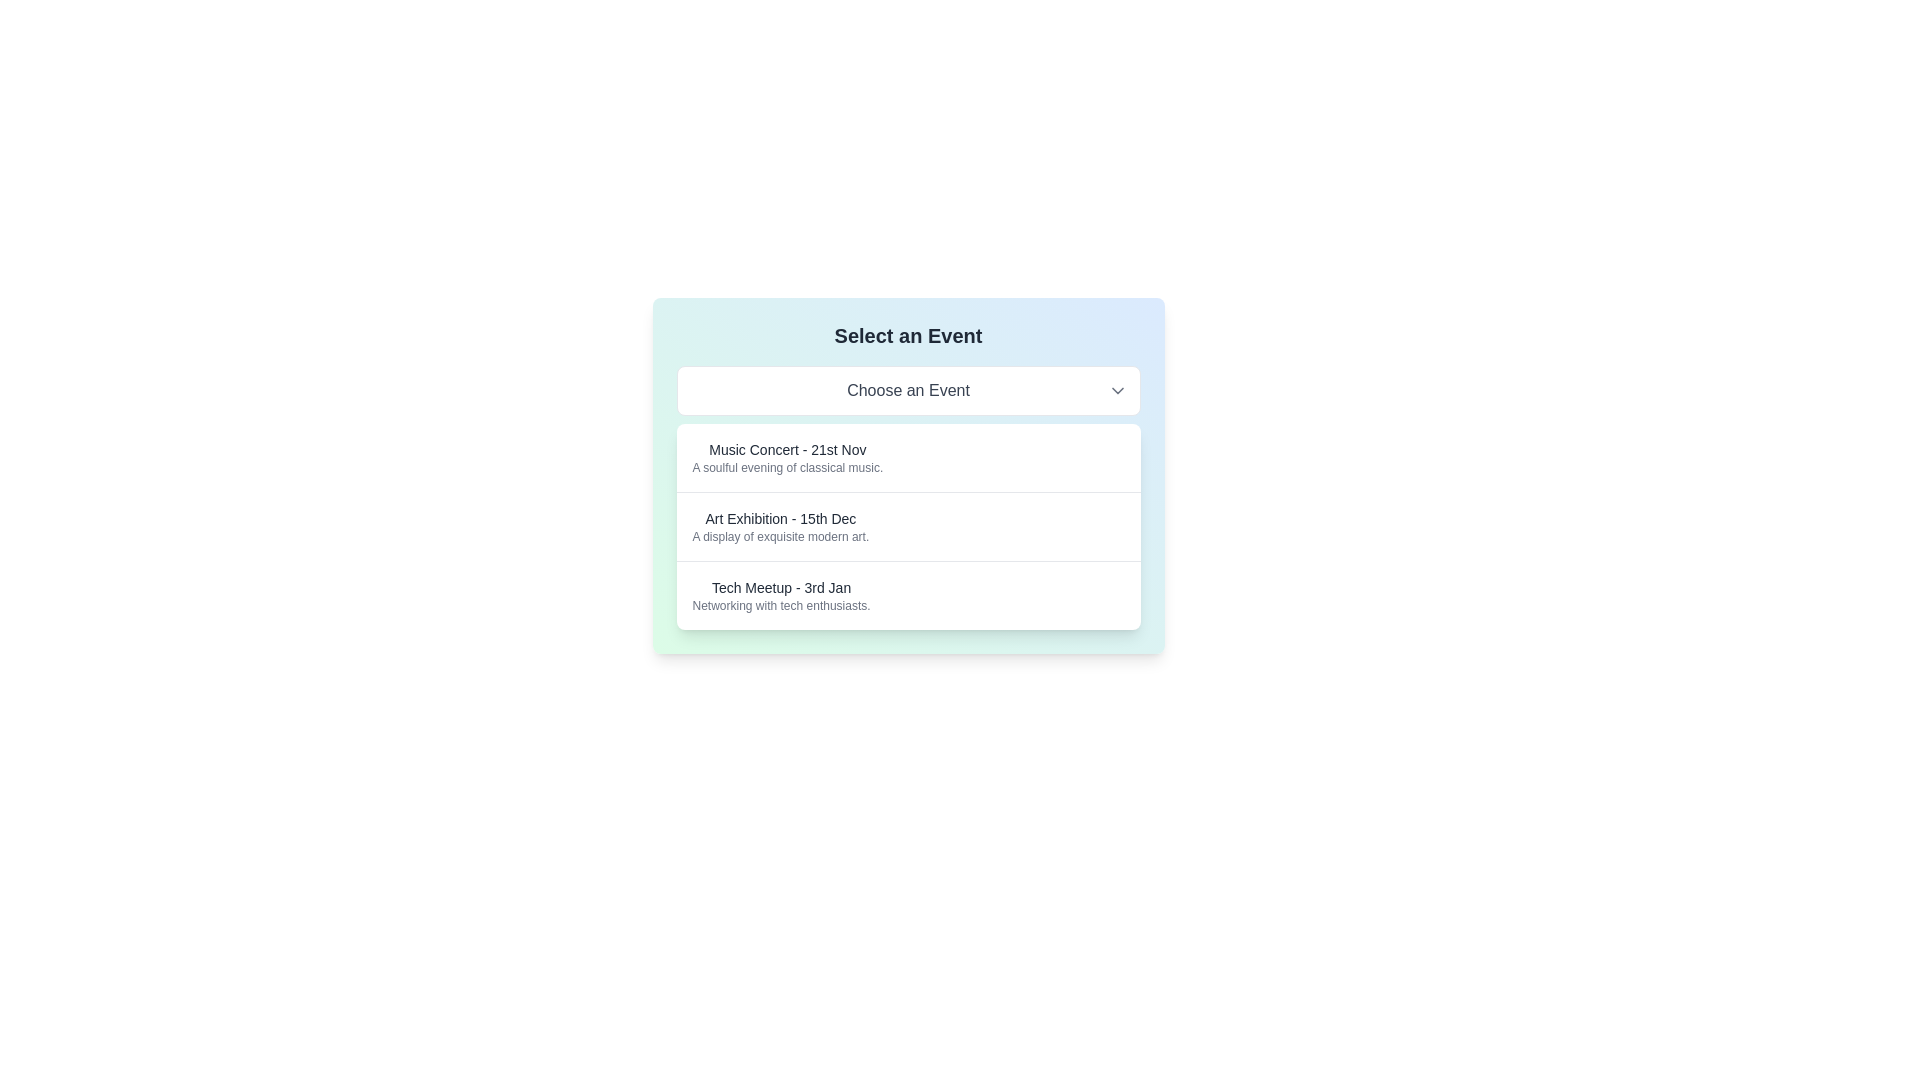 The height and width of the screenshot is (1080, 1920). What do you see at coordinates (780, 586) in the screenshot?
I see `the text element displaying 'Tech Meetup - 3rd Jan', which is styled in medium font size and dark gray color, located at the top of the third option in the events list of the modal` at bounding box center [780, 586].